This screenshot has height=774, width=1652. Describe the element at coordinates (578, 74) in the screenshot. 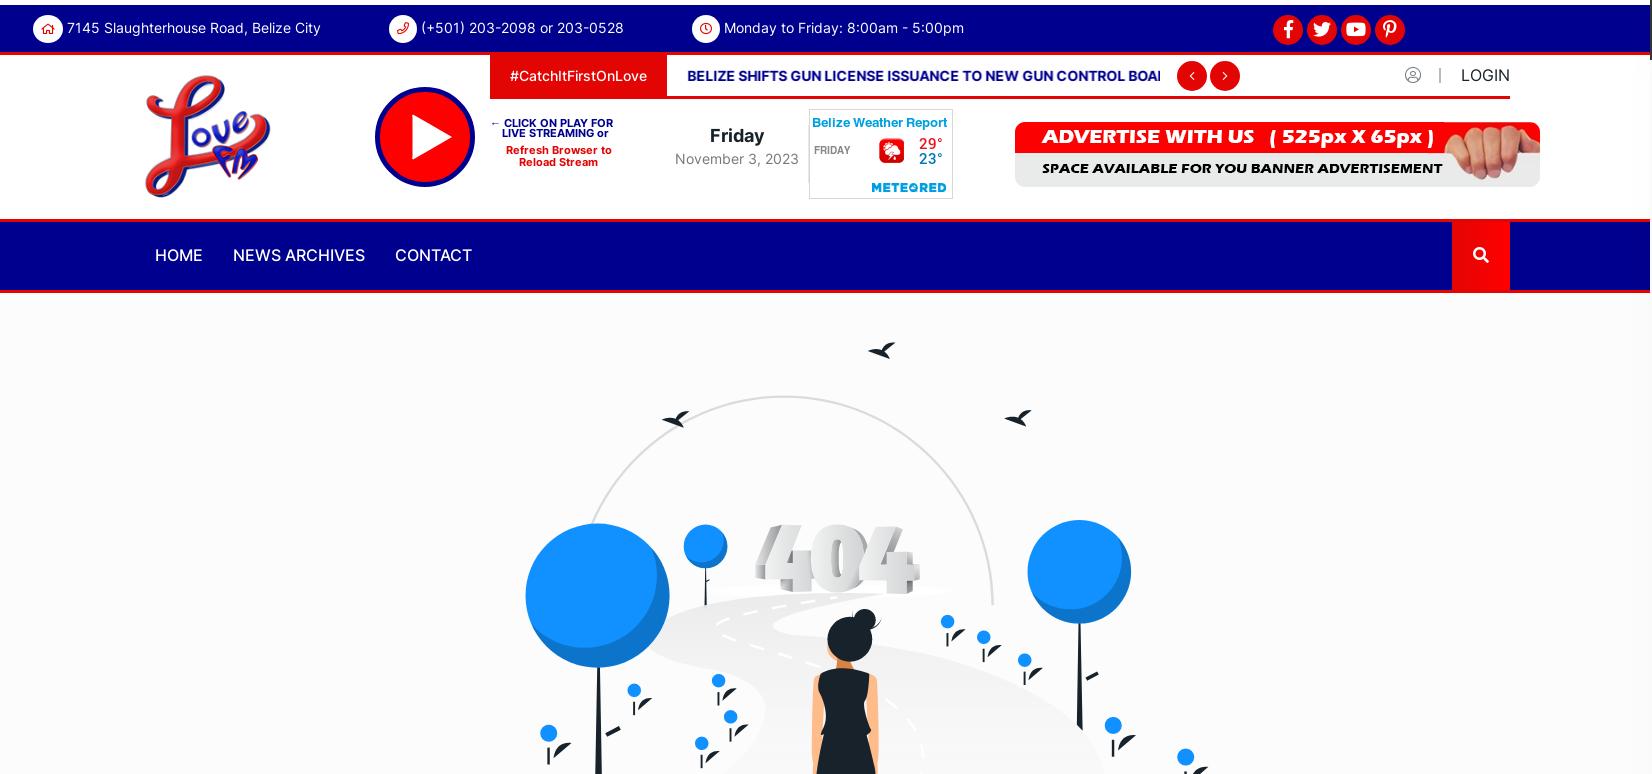

I see `'#CatchItFirstOnLove'` at that location.